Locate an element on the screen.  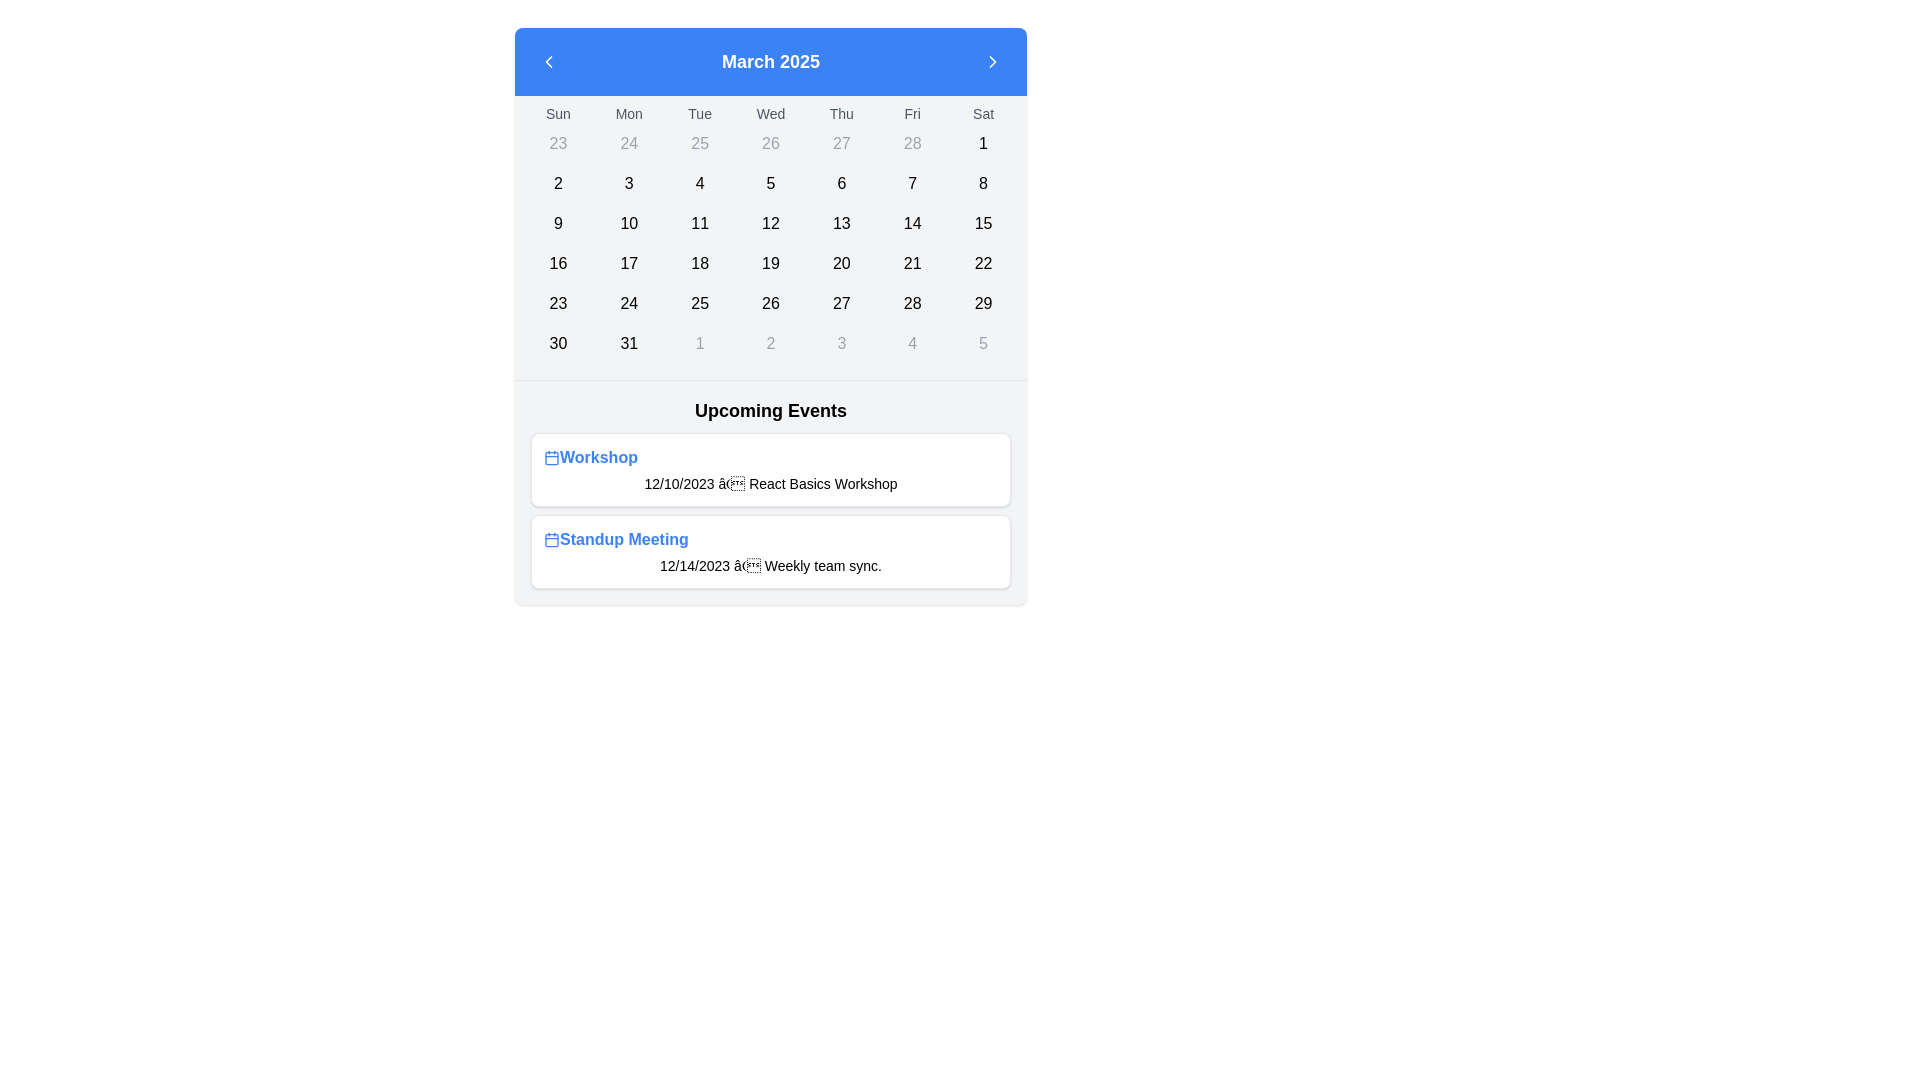
the right chevron icon in the blue header panel is located at coordinates (993, 60).